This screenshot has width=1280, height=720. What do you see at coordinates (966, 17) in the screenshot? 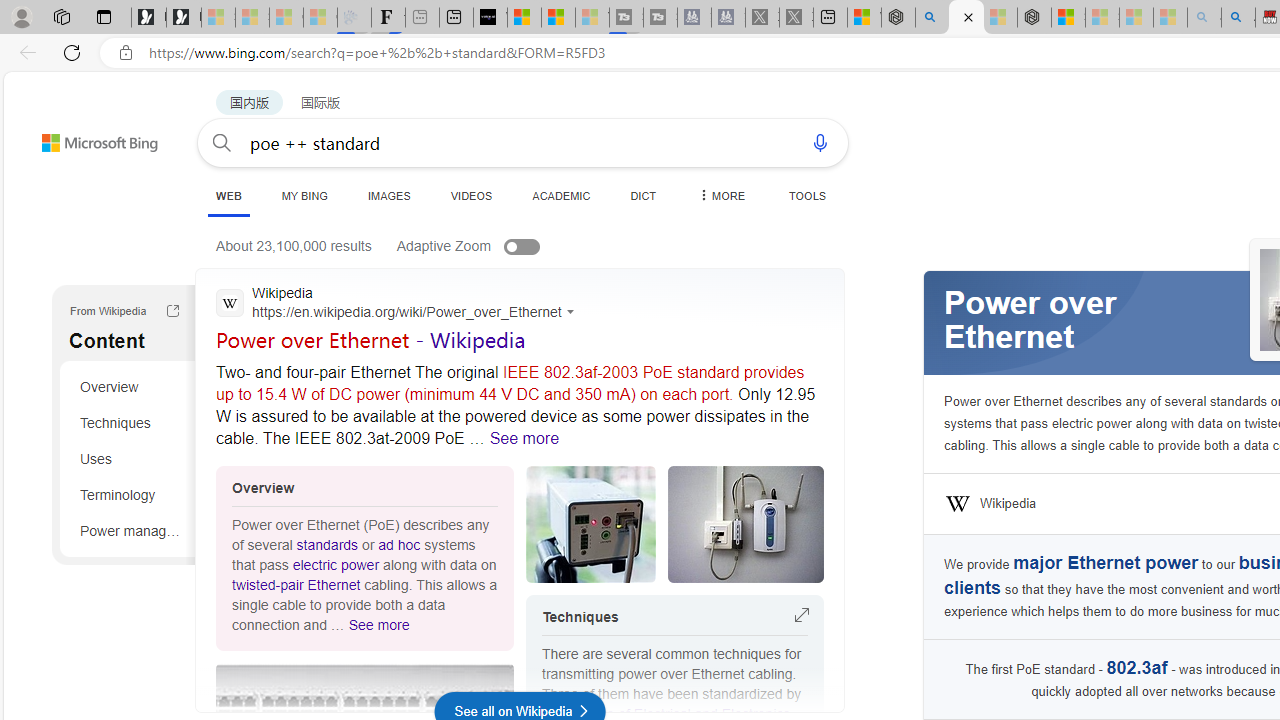
I see `'poe ++ standard - Search'` at bounding box center [966, 17].